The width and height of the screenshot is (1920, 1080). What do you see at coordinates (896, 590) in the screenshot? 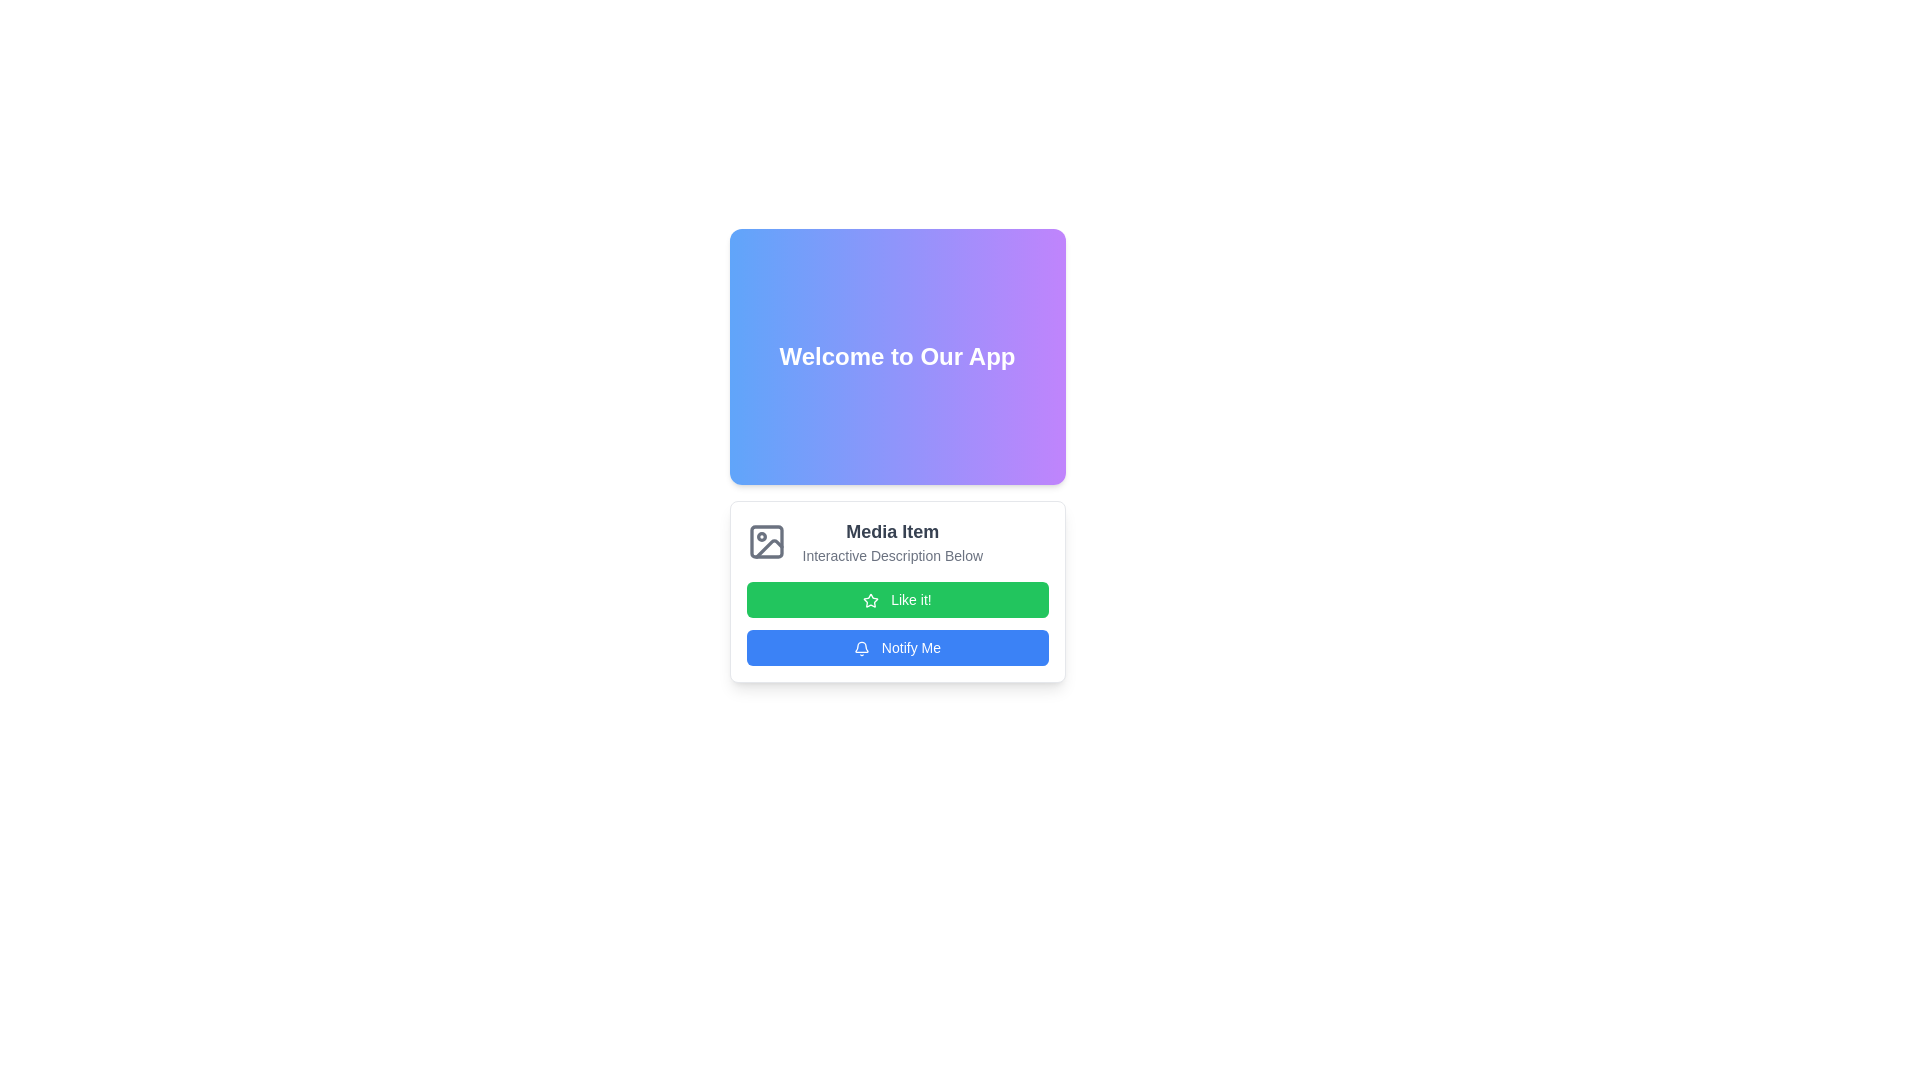
I see `the rectangular green button labeled 'Like it!' with a star icon` at bounding box center [896, 590].